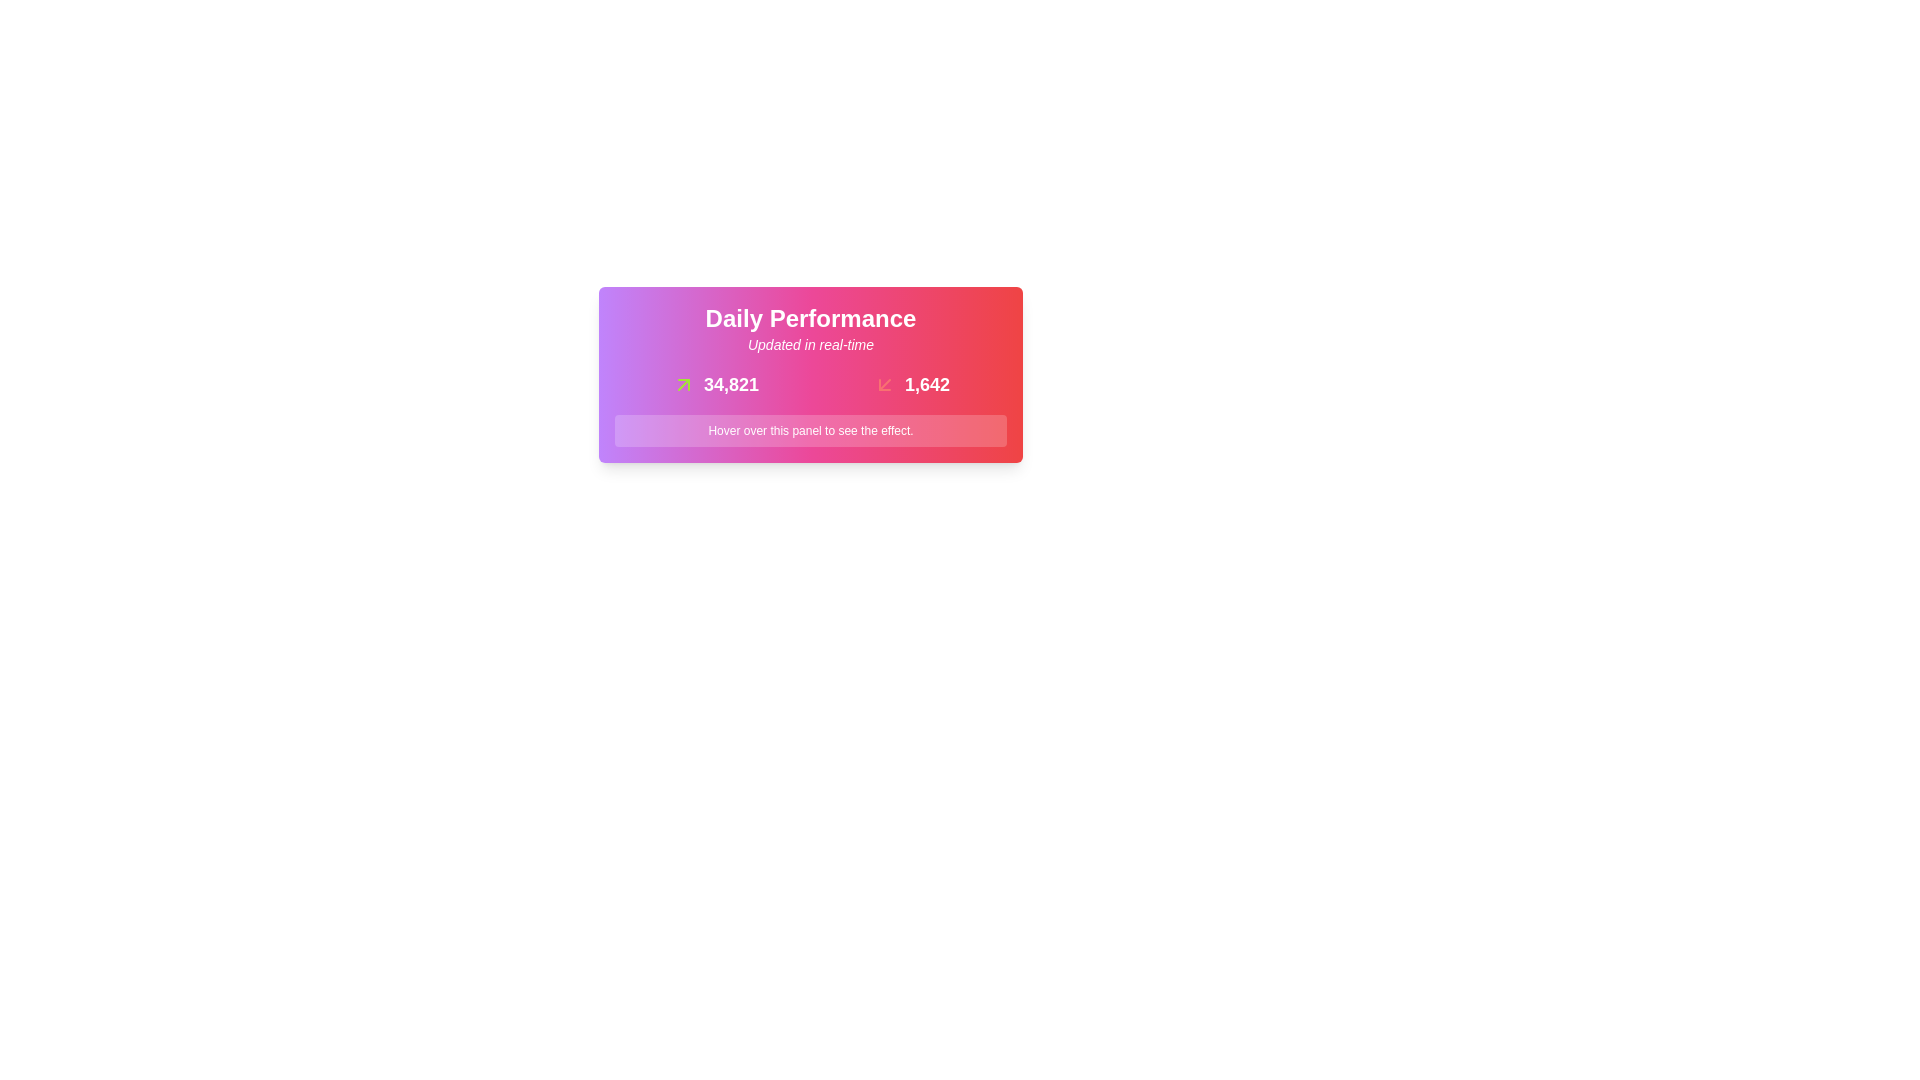 The height and width of the screenshot is (1080, 1920). What do you see at coordinates (910, 385) in the screenshot?
I see `displayed information of the second statistic in the 'Daily Performance' panel, which is represented with a red downward arrow icon indicating a decrease` at bounding box center [910, 385].